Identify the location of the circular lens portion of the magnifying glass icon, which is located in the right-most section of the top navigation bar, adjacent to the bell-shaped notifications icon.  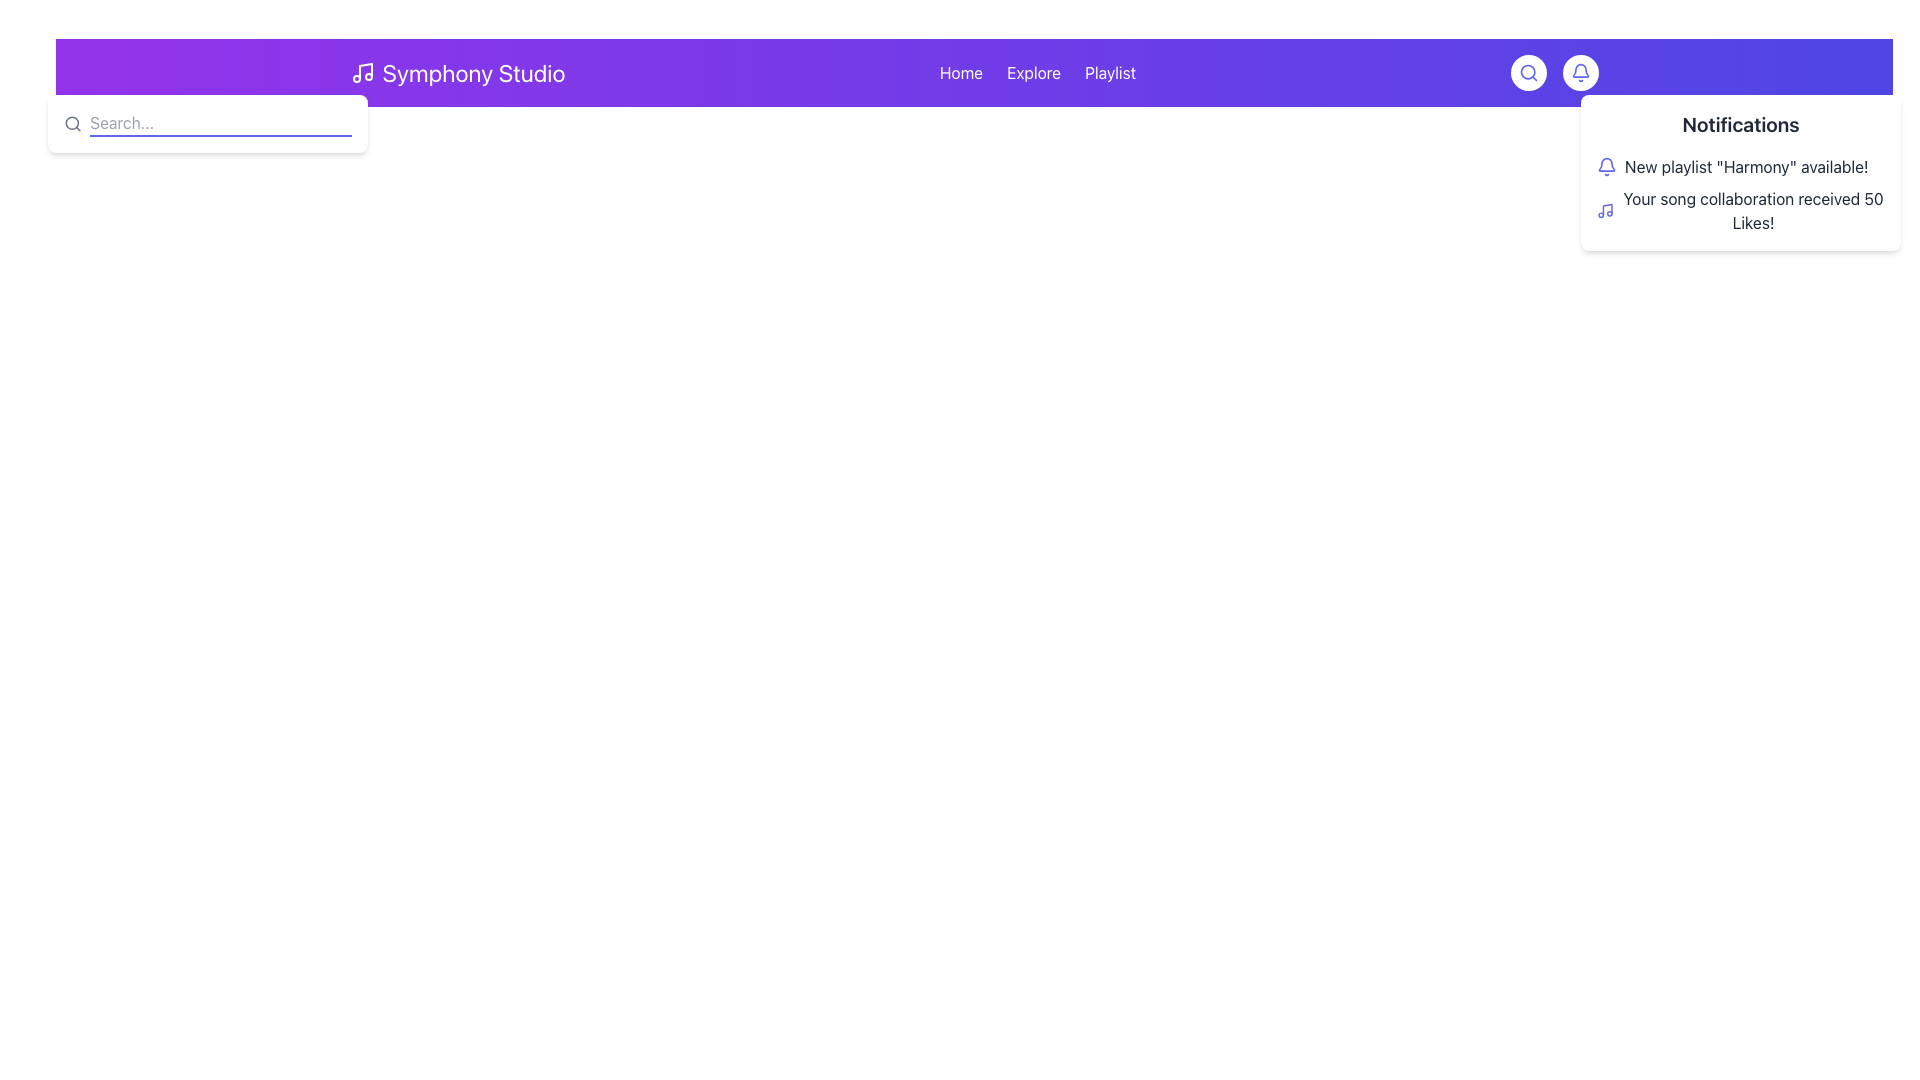
(72, 123).